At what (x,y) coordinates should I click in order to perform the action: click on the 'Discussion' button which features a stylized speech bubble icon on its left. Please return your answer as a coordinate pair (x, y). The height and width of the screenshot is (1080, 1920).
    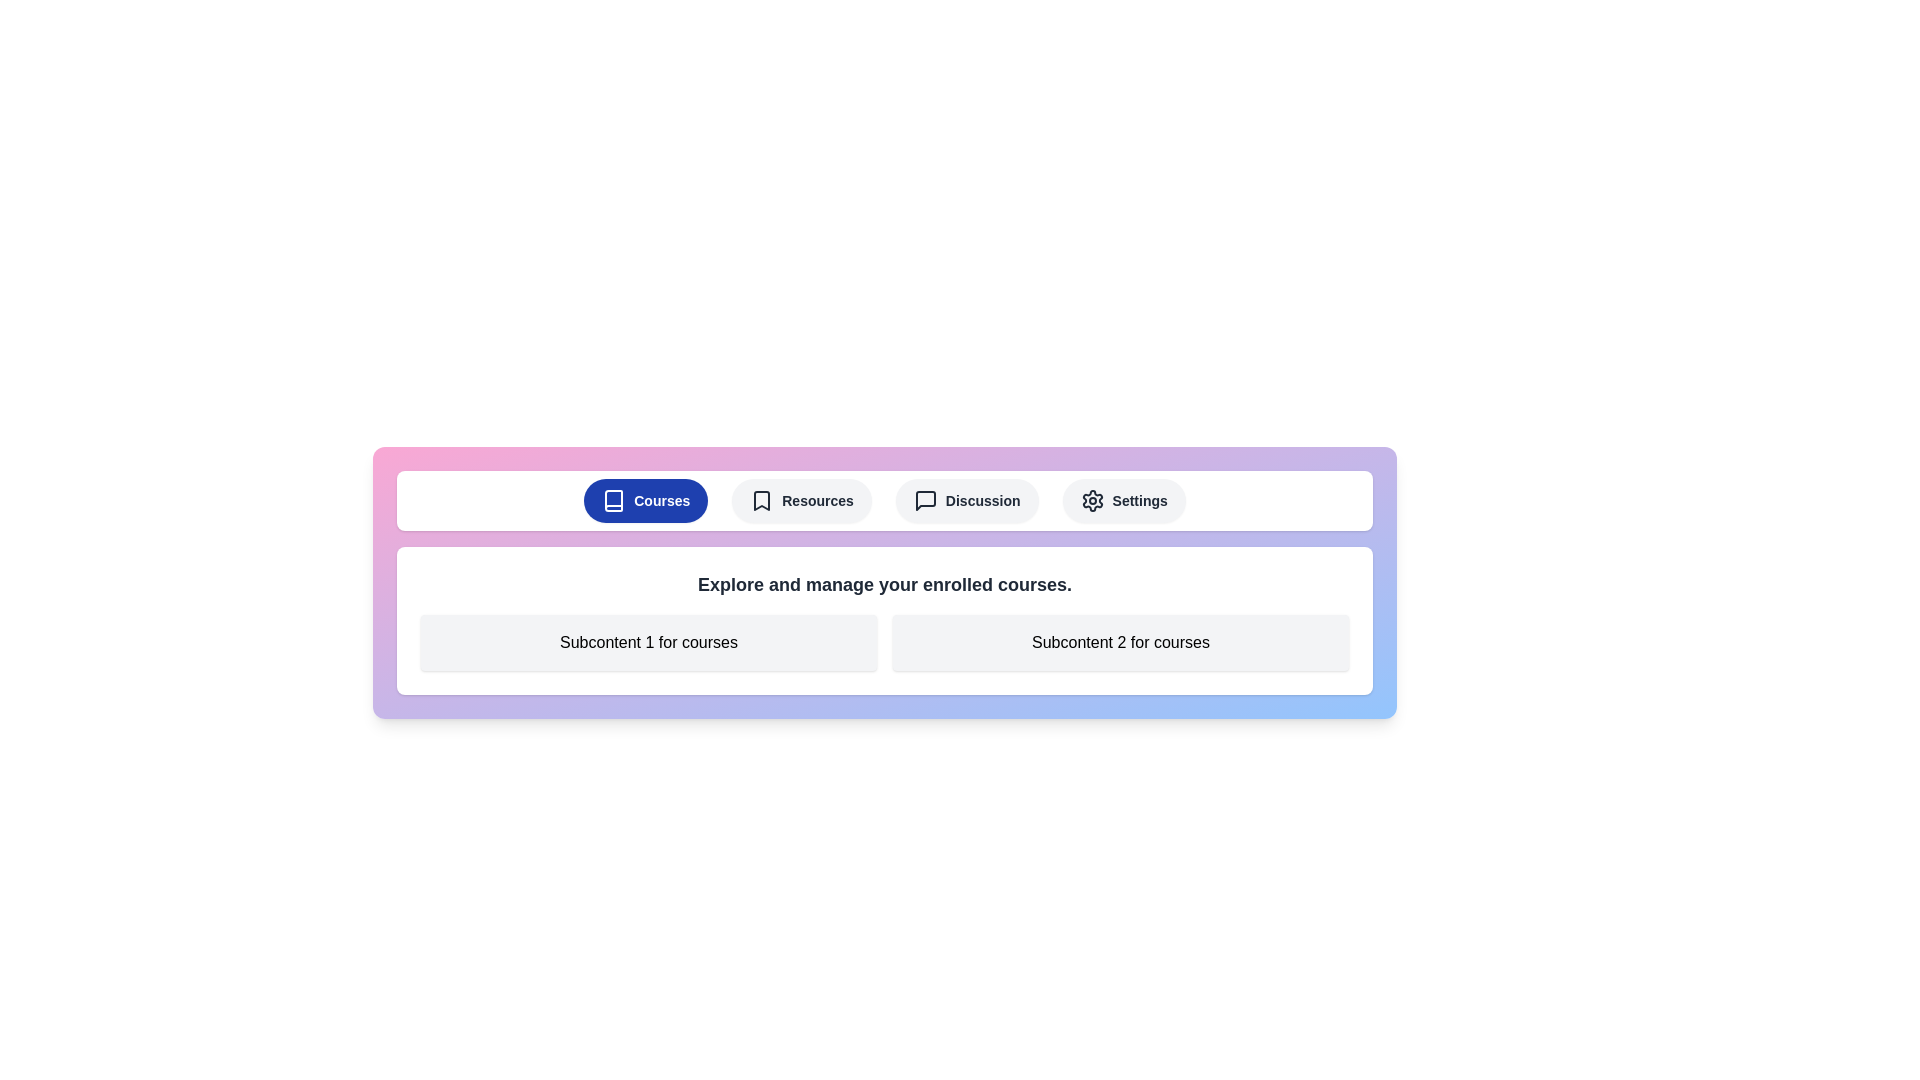
    Looking at the image, I should click on (924, 500).